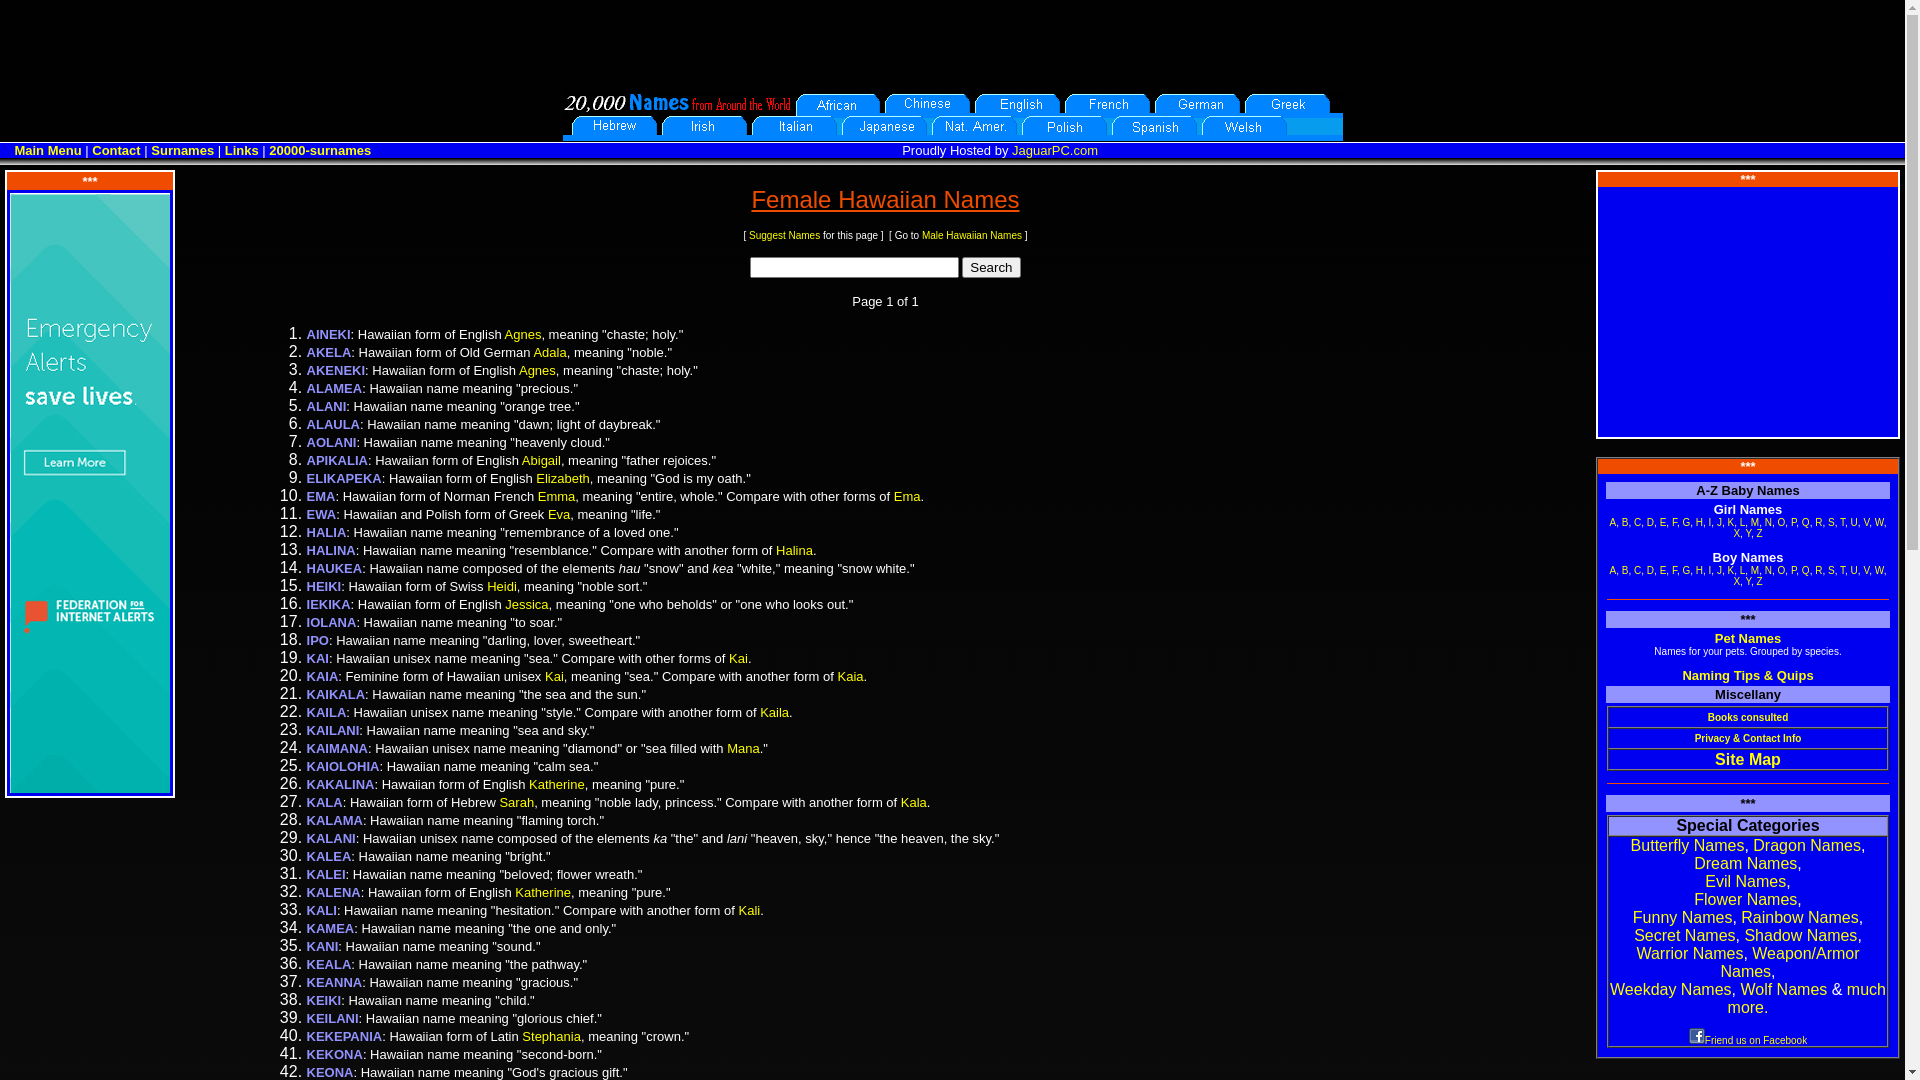 This screenshot has width=1920, height=1080. I want to click on 'Katherine', so click(556, 783).